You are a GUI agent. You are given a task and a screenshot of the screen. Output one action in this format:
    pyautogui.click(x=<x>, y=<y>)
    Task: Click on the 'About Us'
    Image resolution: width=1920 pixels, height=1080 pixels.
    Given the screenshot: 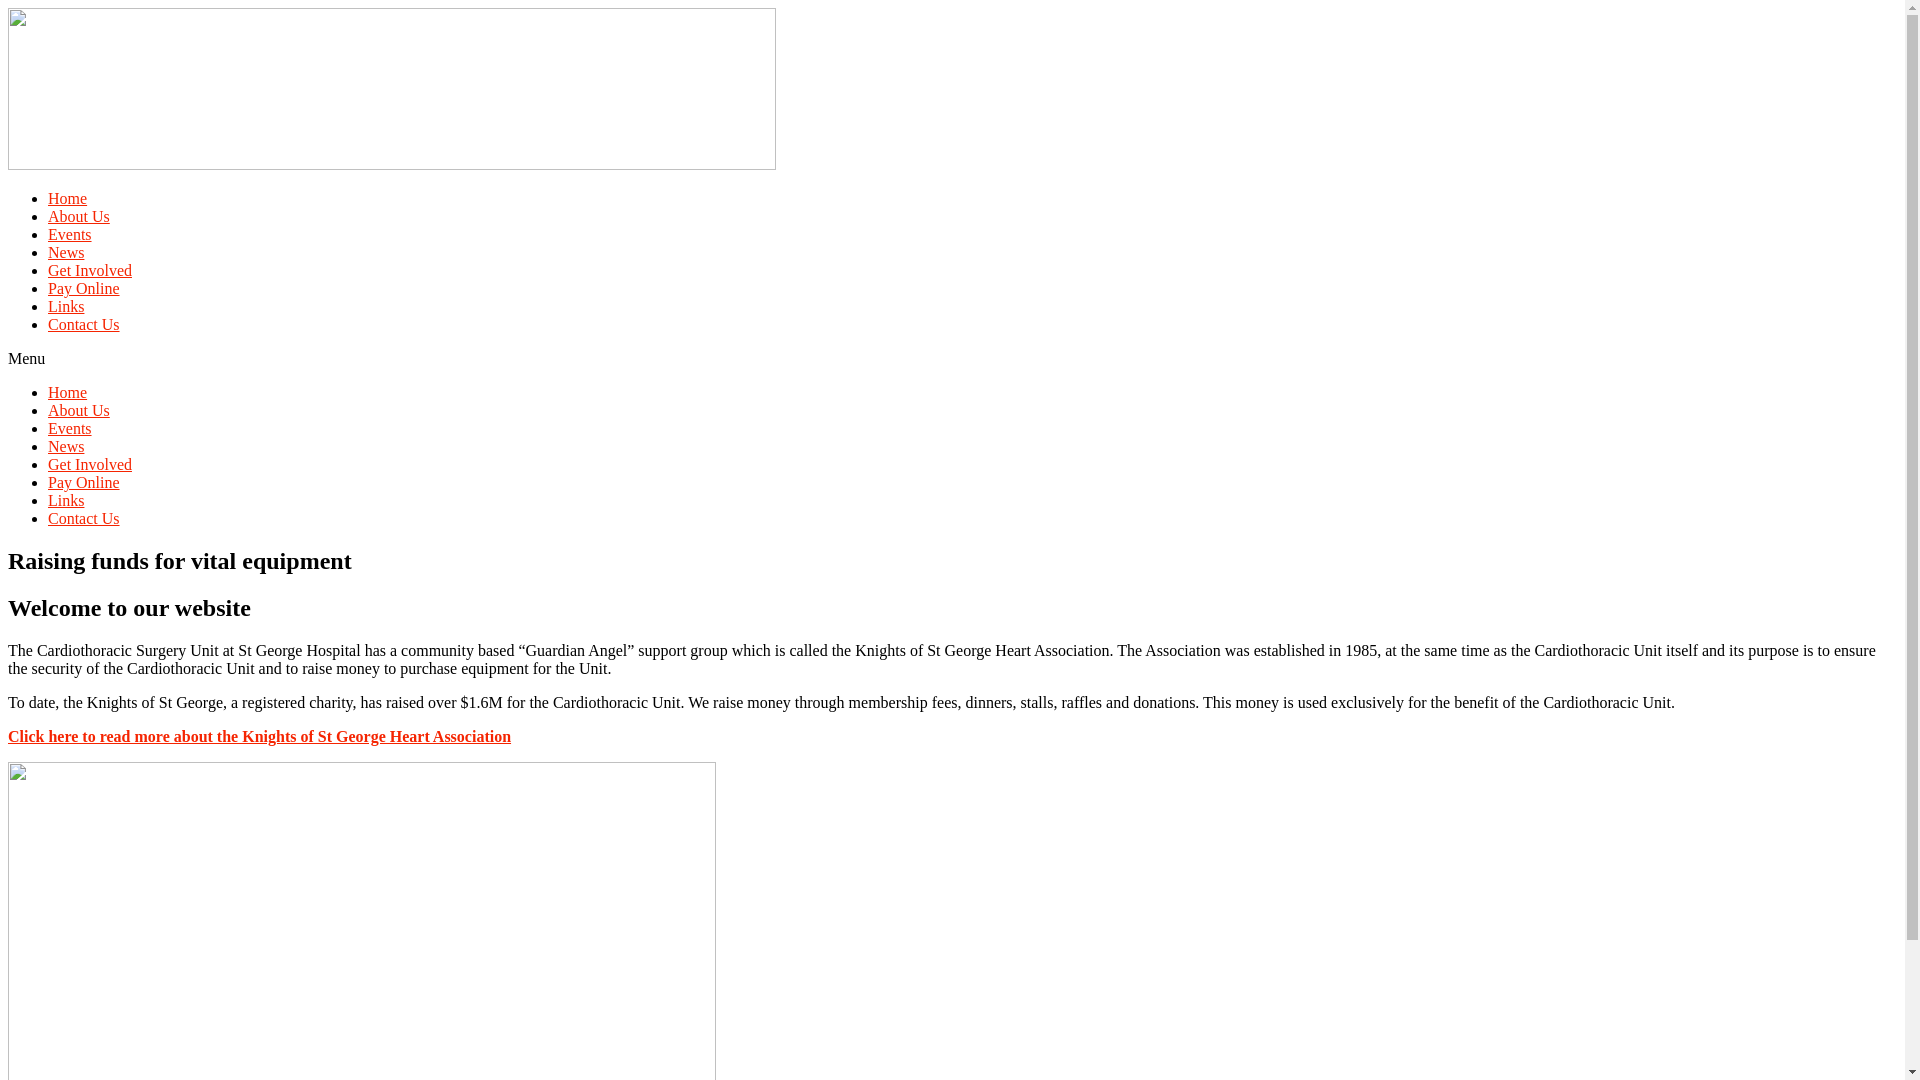 What is the action you would take?
    pyautogui.click(x=78, y=216)
    